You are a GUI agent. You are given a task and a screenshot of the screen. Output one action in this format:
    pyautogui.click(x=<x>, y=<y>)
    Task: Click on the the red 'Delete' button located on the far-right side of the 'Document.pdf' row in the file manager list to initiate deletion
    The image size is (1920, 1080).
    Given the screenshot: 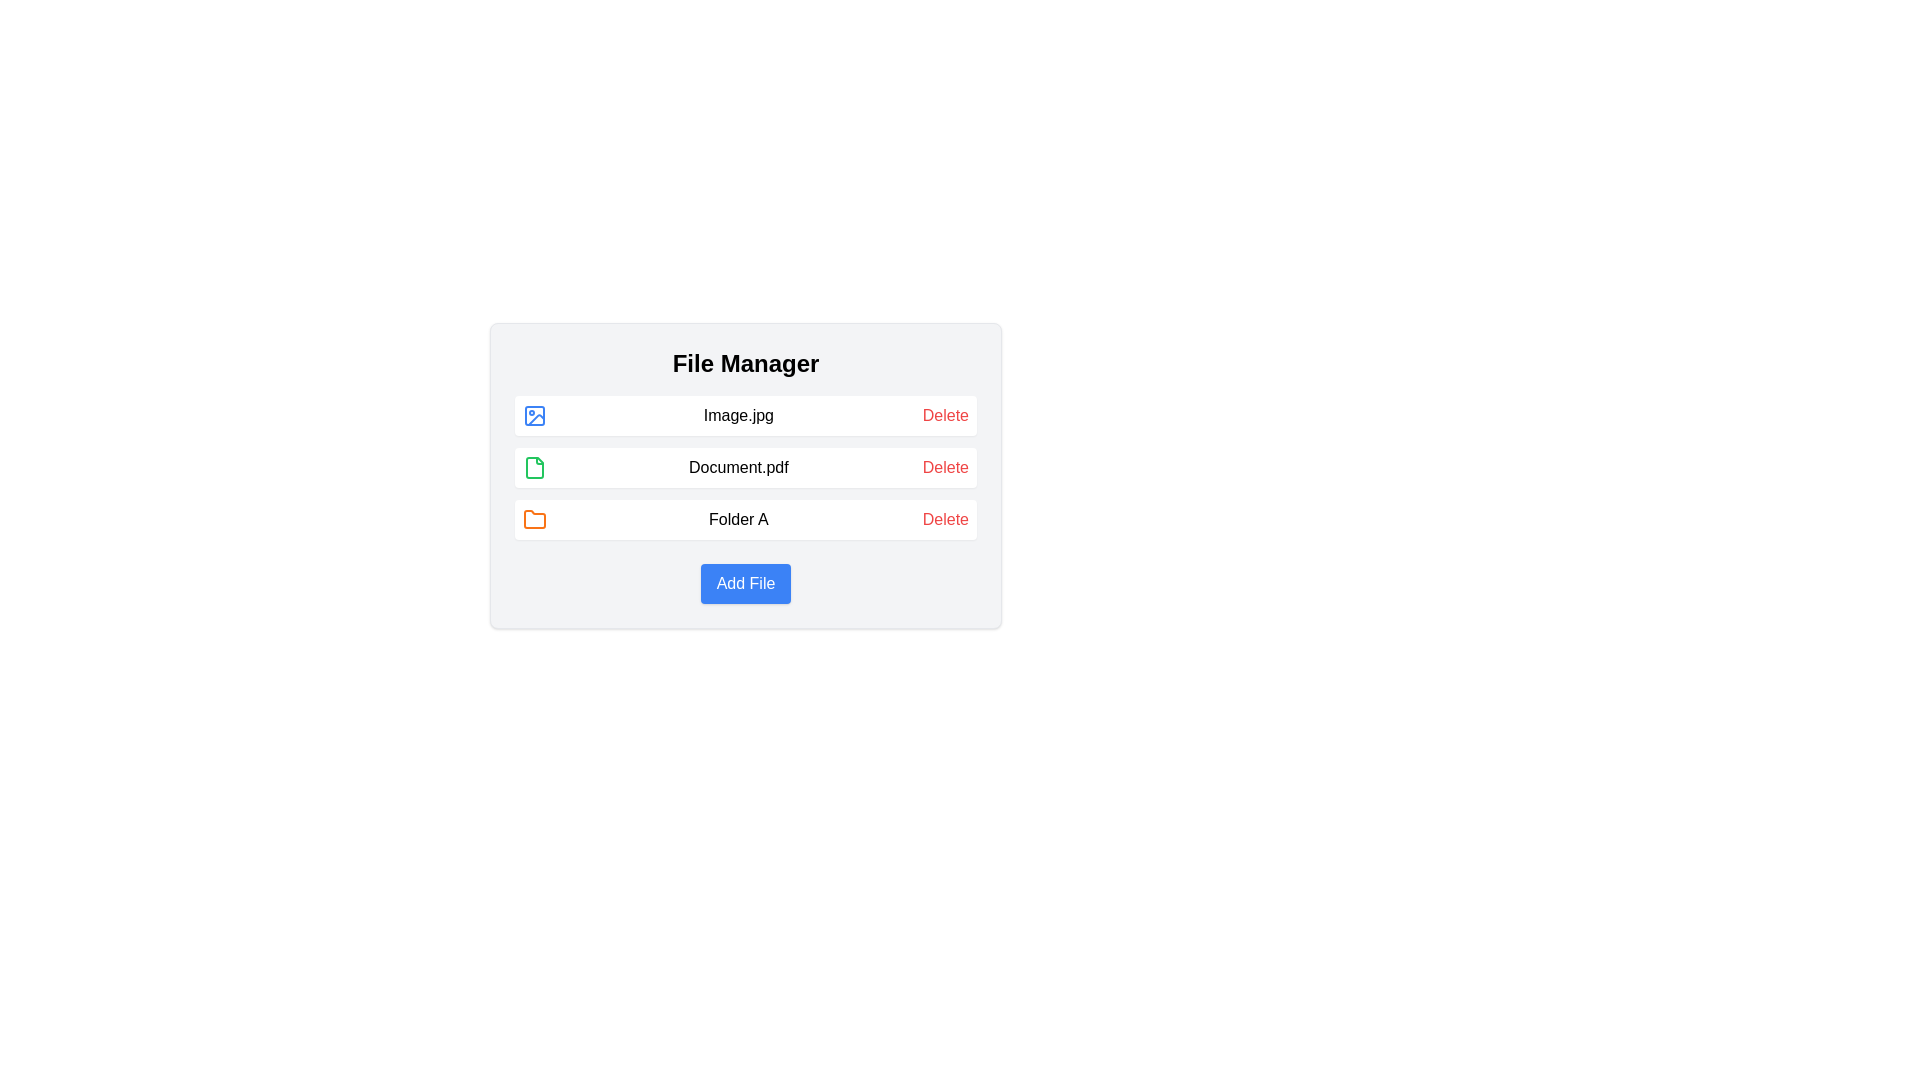 What is the action you would take?
    pyautogui.click(x=944, y=467)
    